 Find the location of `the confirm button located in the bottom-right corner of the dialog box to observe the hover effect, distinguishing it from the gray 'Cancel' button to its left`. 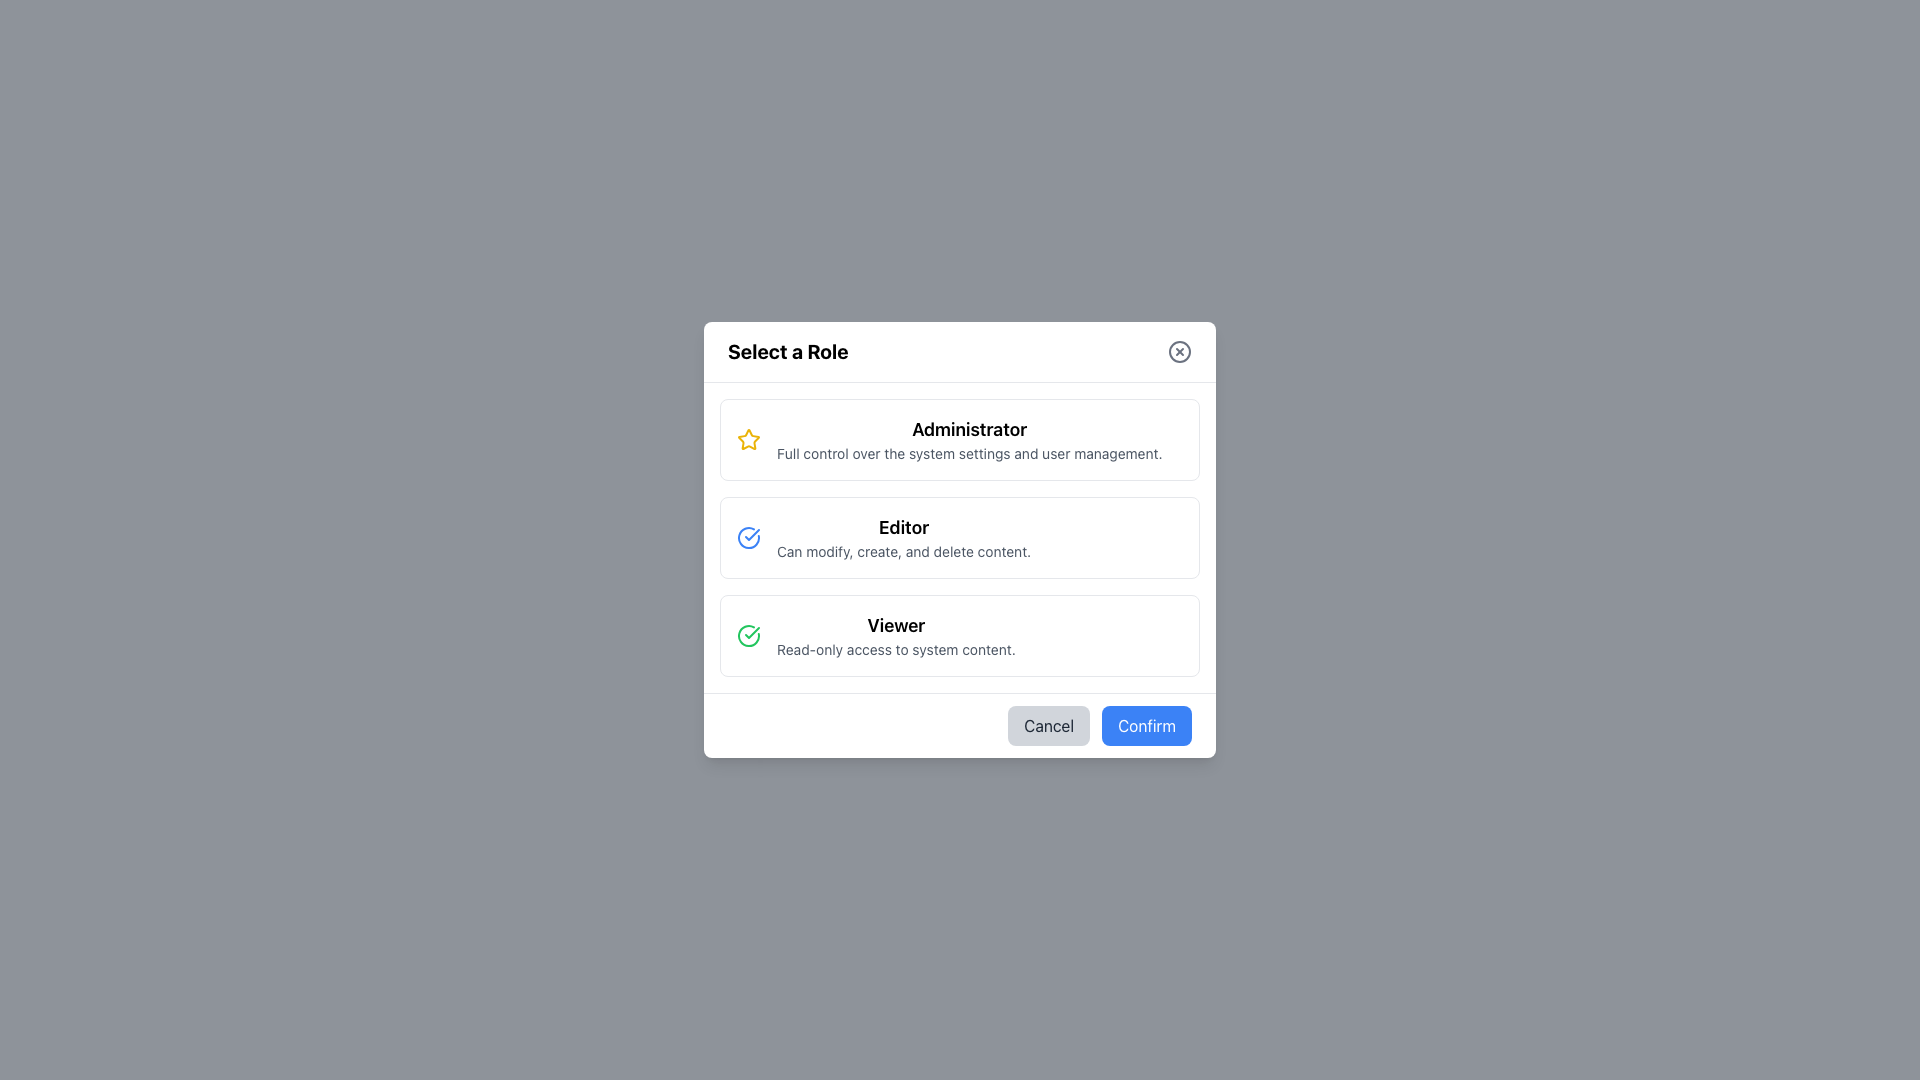

the confirm button located in the bottom-right corner of the dialog box to observe the hover effect, distinguishing it from the gray 'Cancel' button to its left is located at coordinates (1147, 725).